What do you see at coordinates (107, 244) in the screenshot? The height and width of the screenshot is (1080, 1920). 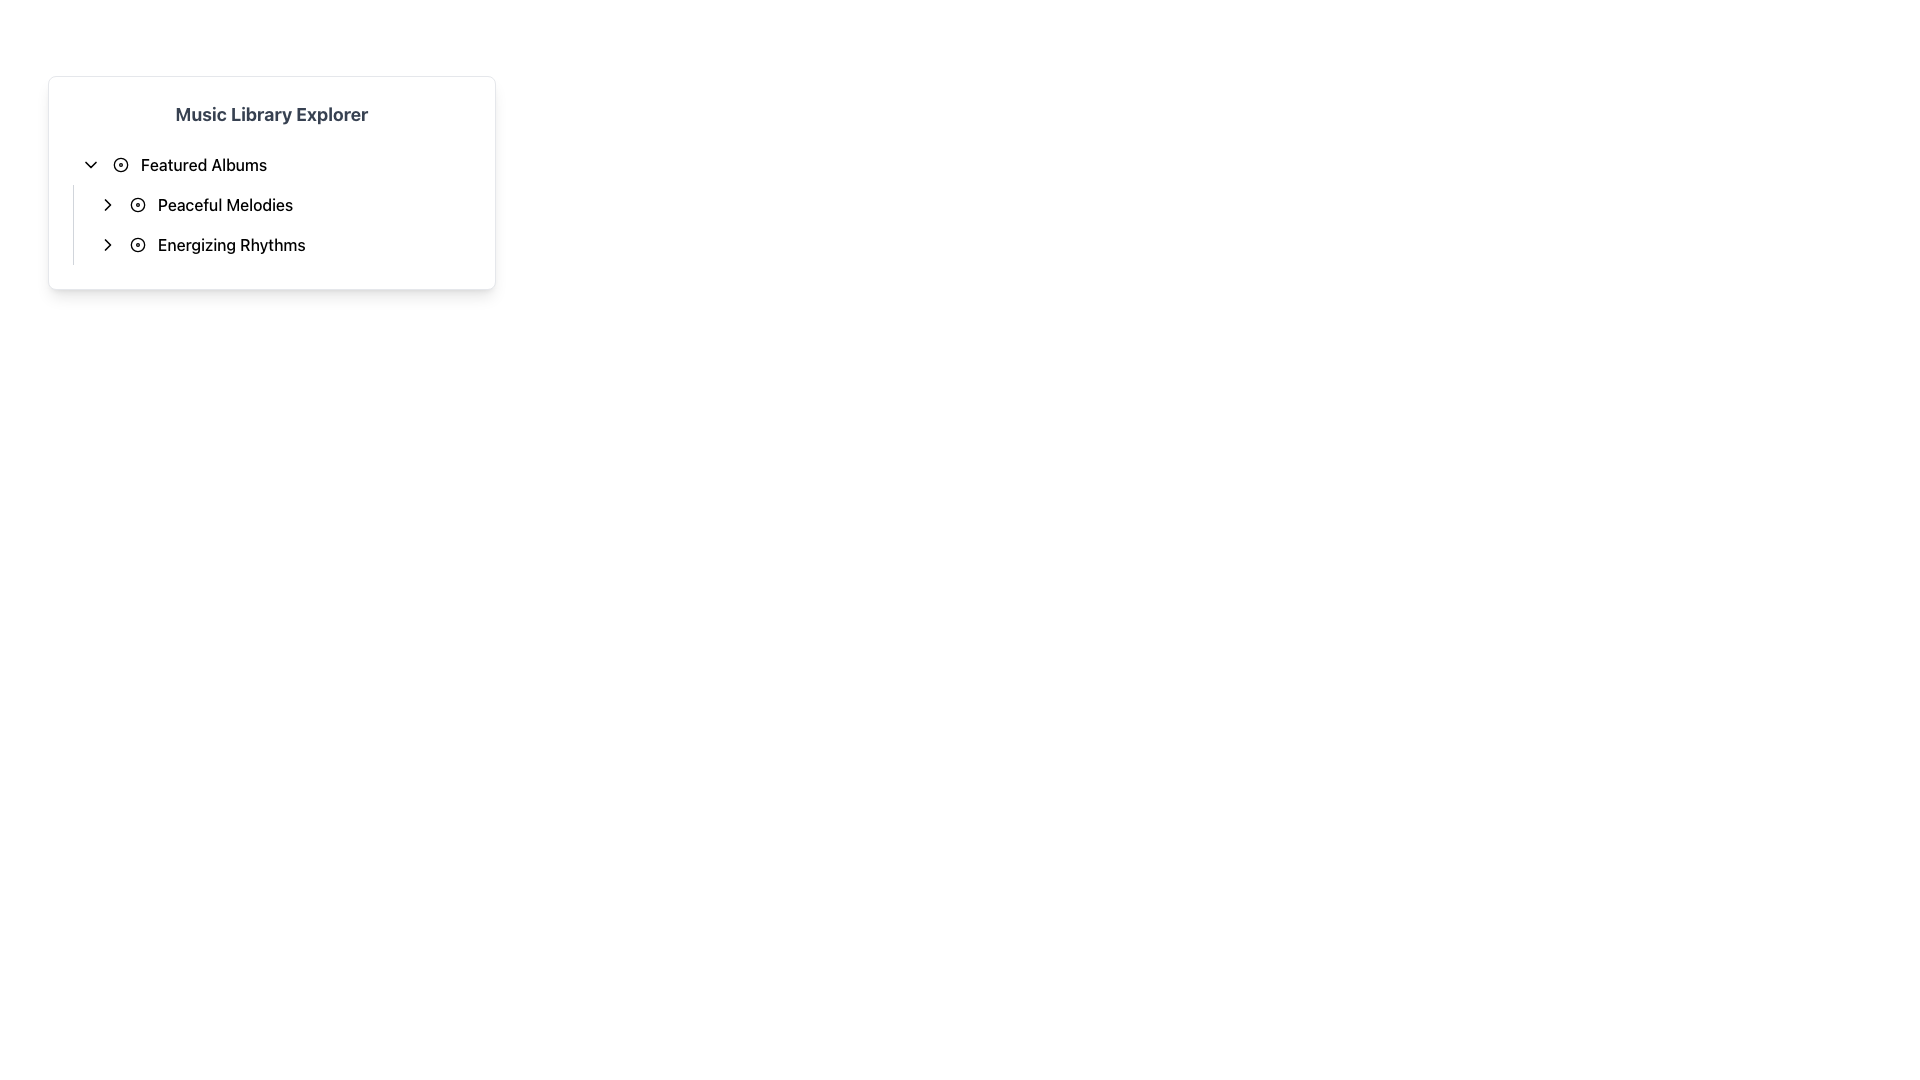 I see `the leftmost button of the 'Energizing Rhythms' section` at bounding box center [107, 244].